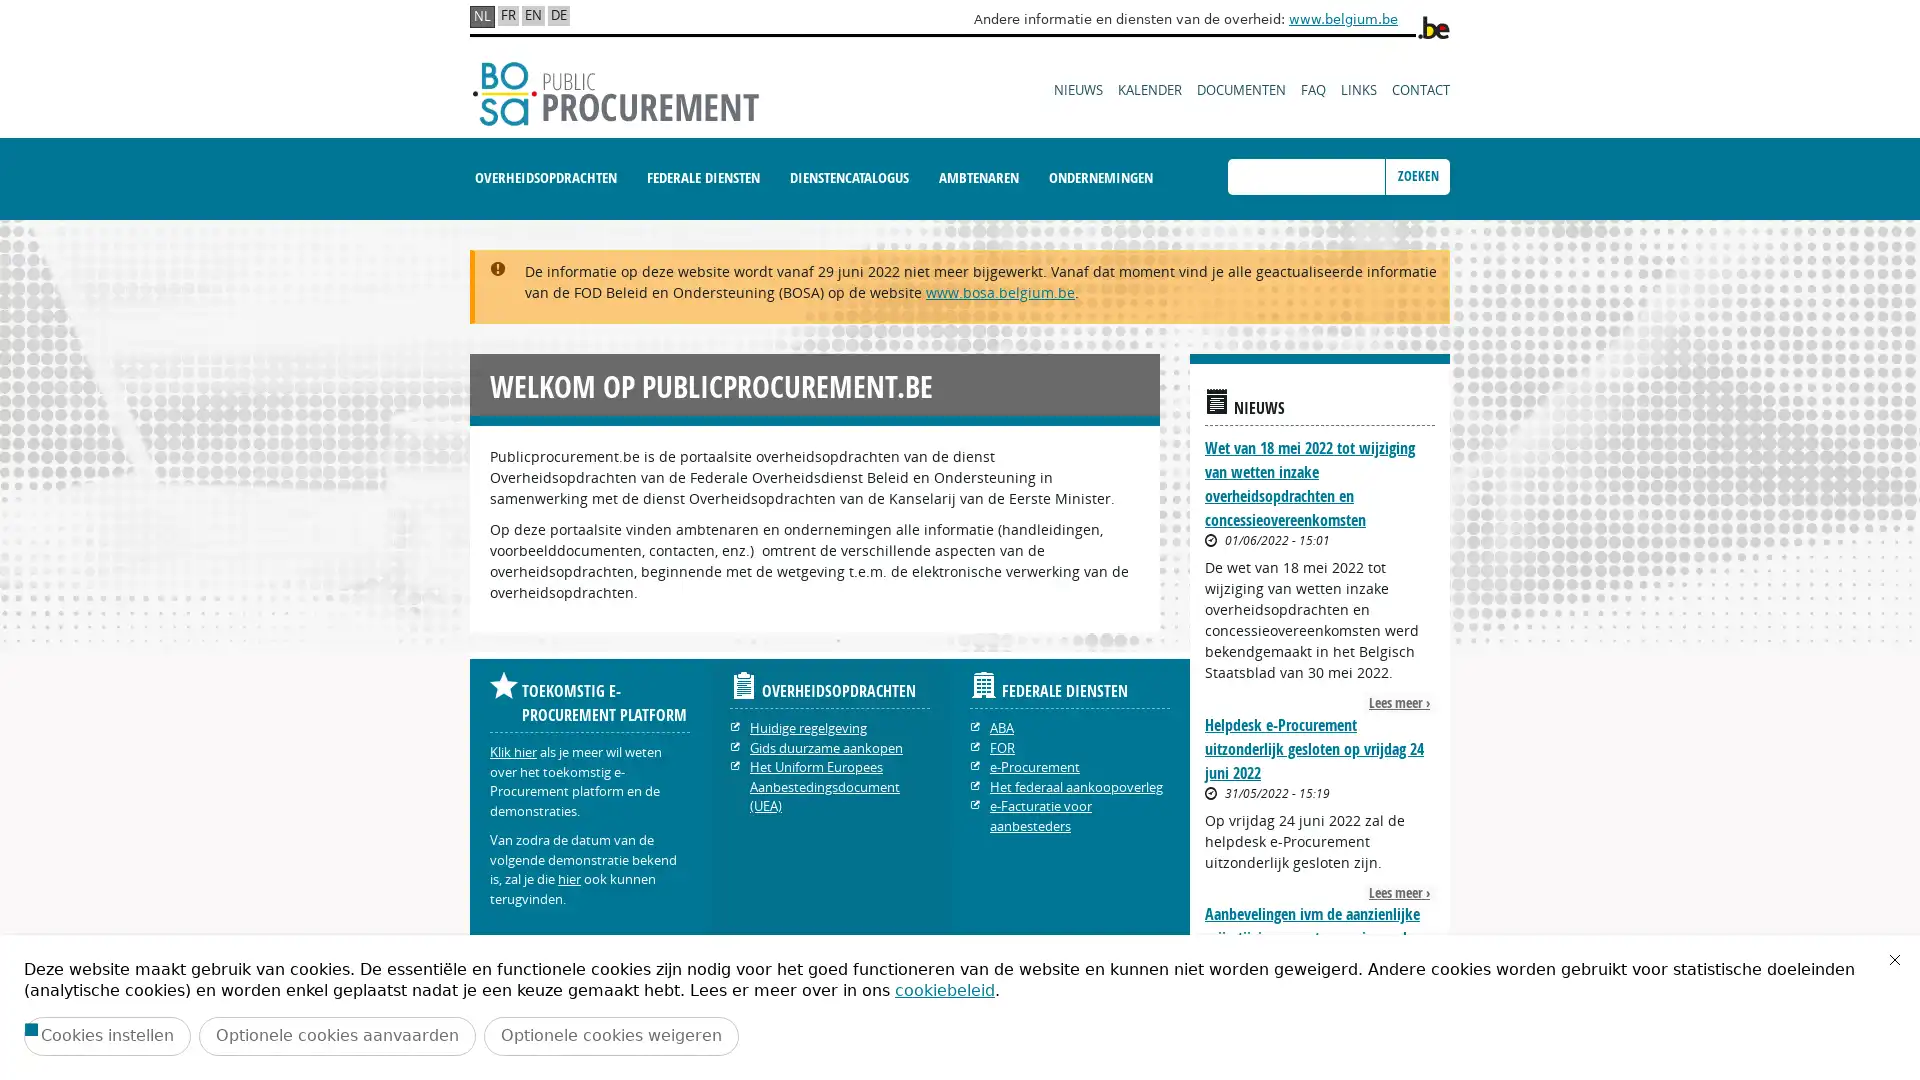 This screenshot has height=1080, width=1920. I want to click on Optionele cookies aanvaarden, so click(337, 1035).